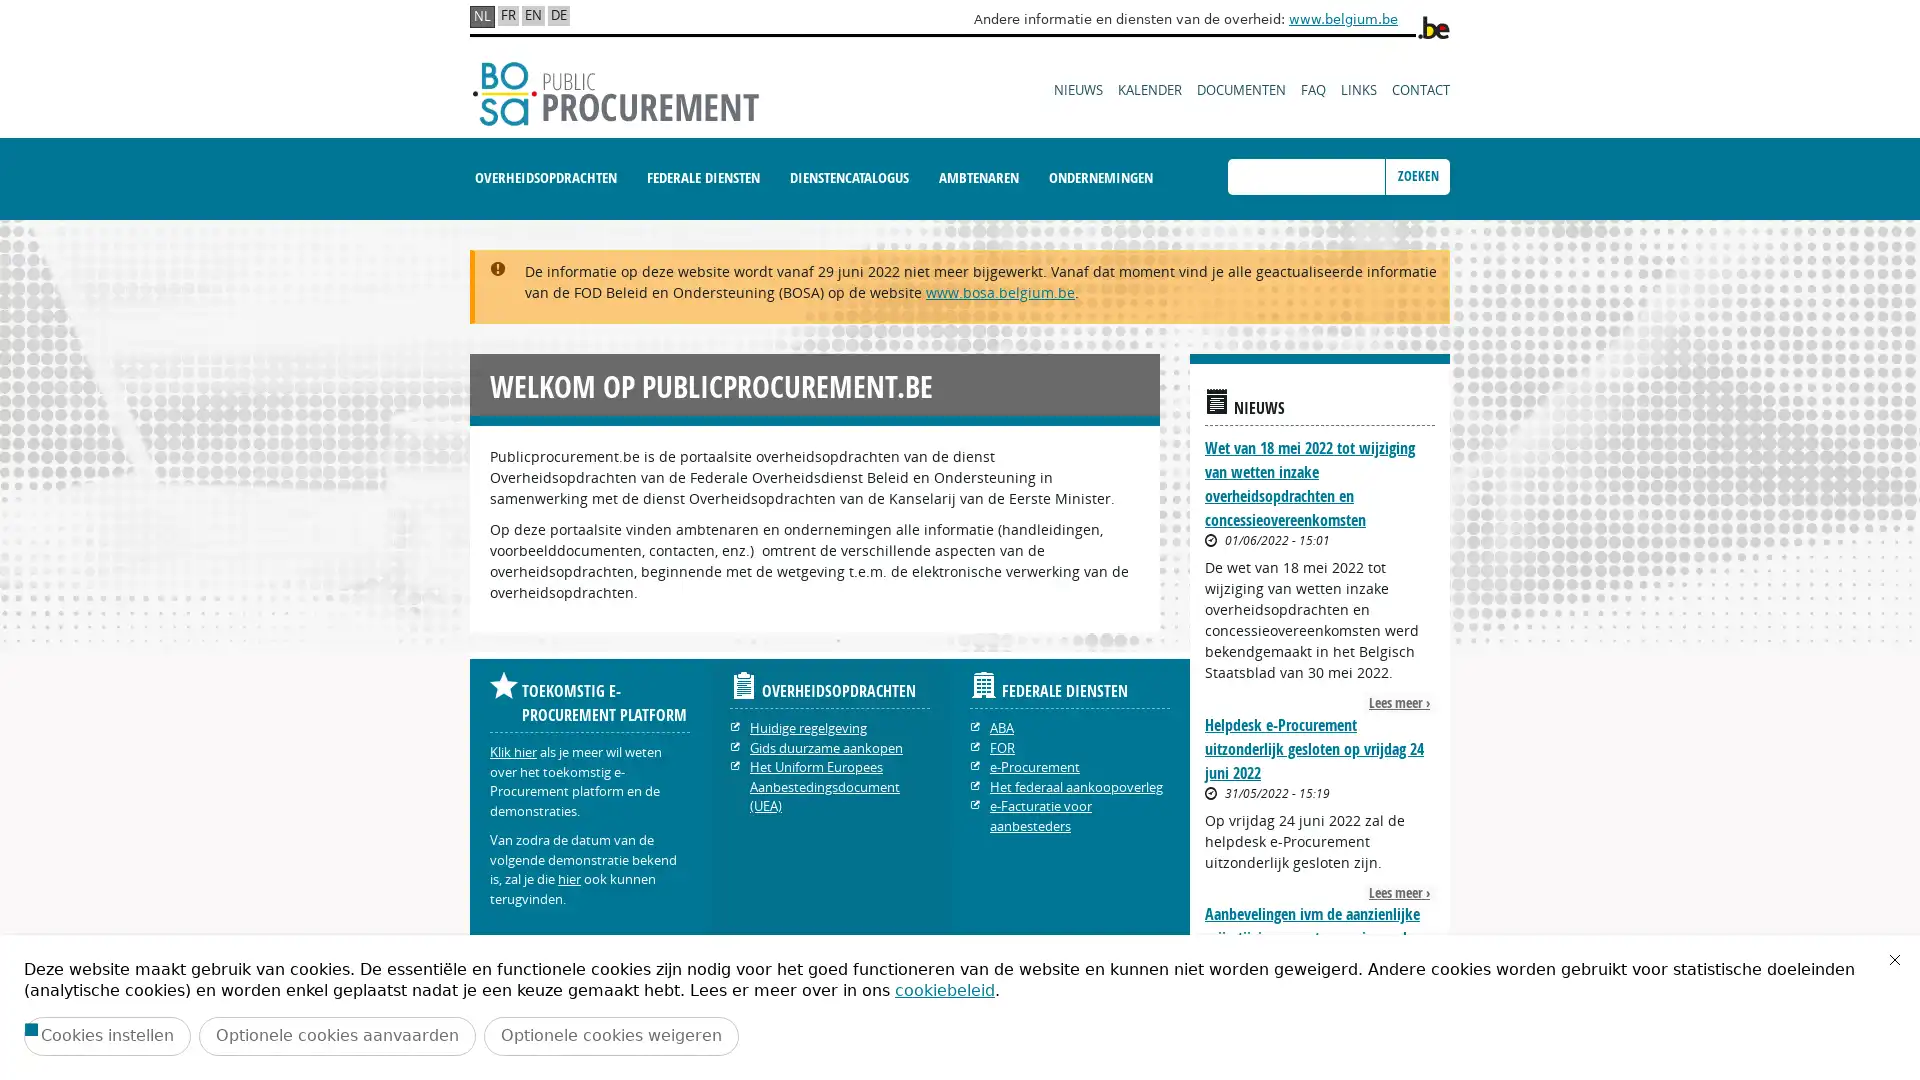 This screenshot has height=1080, width=1920. I want to click on Optionele cookies aanvaarden, so click(337, 1035).